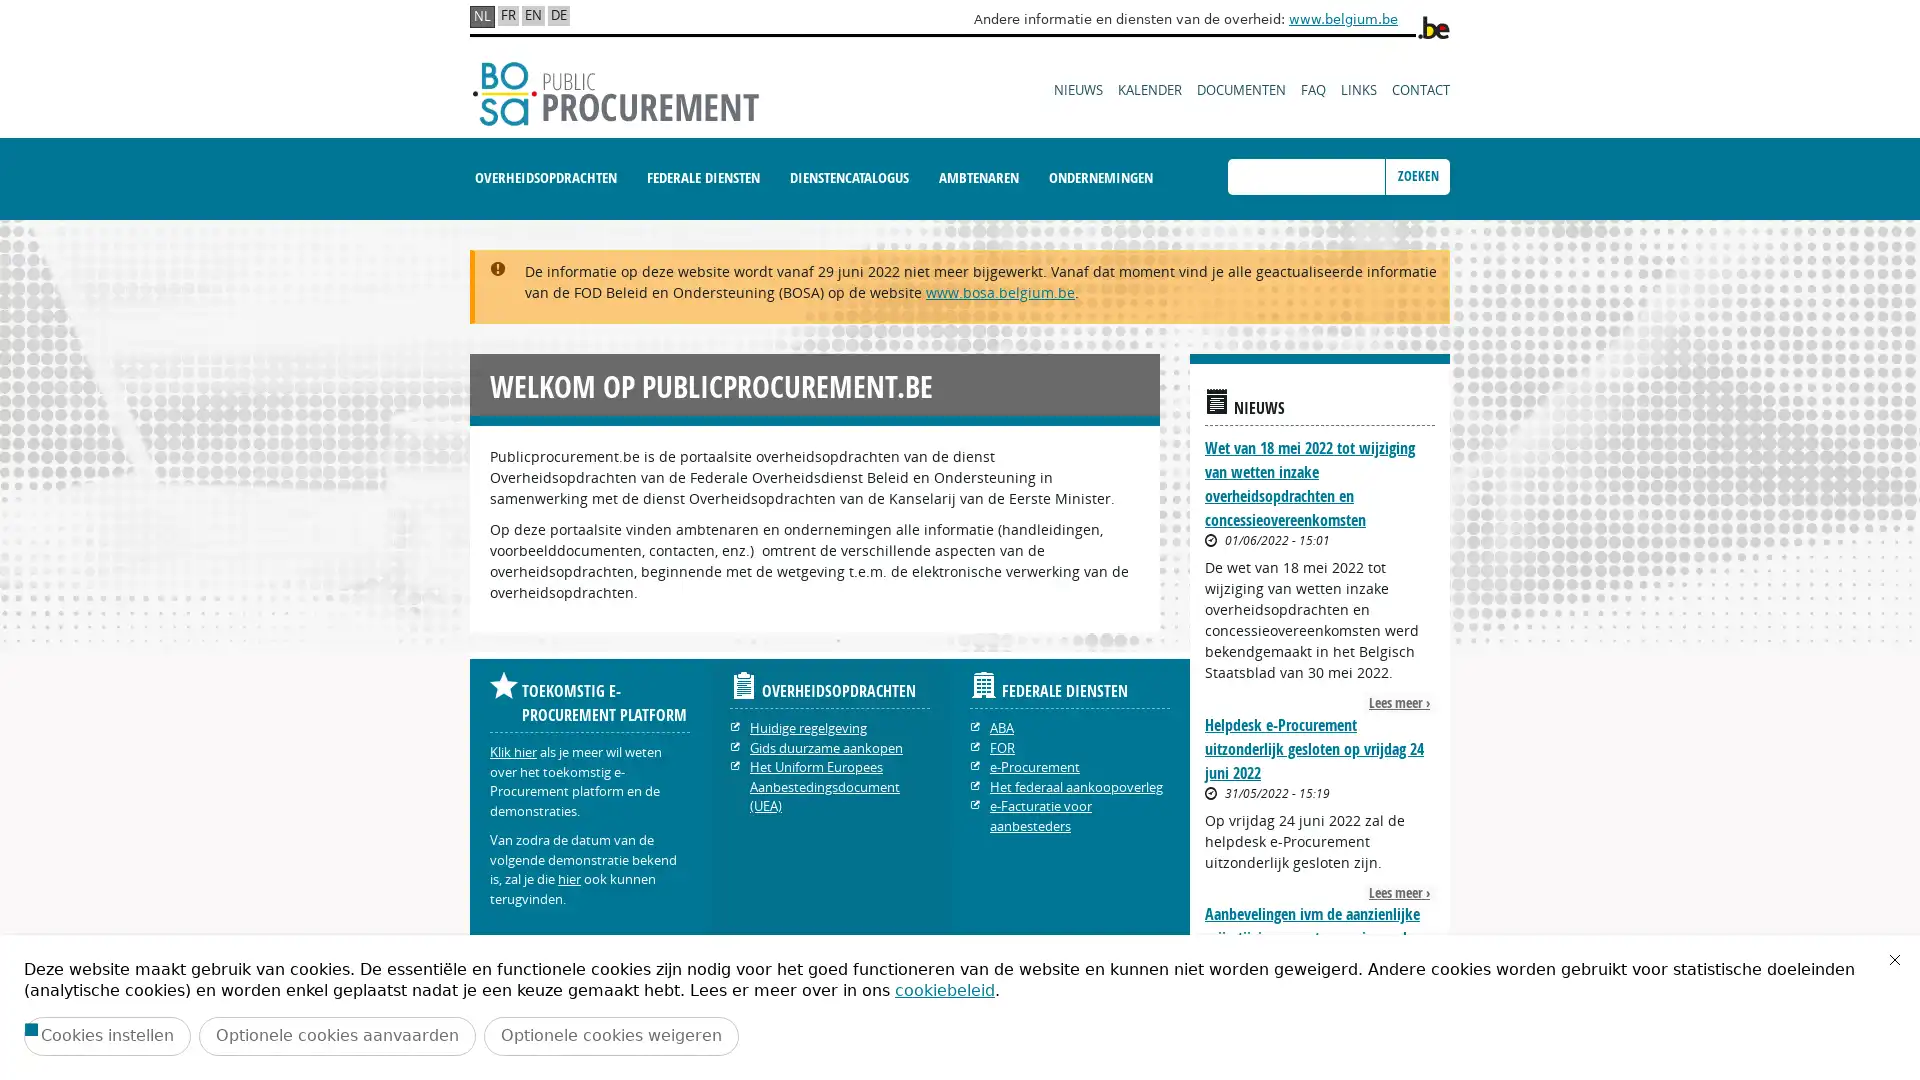 This screenshot has height=1080, width=1920. I want to click on Optionele cookies aanvaarden, so click(337, 1035).